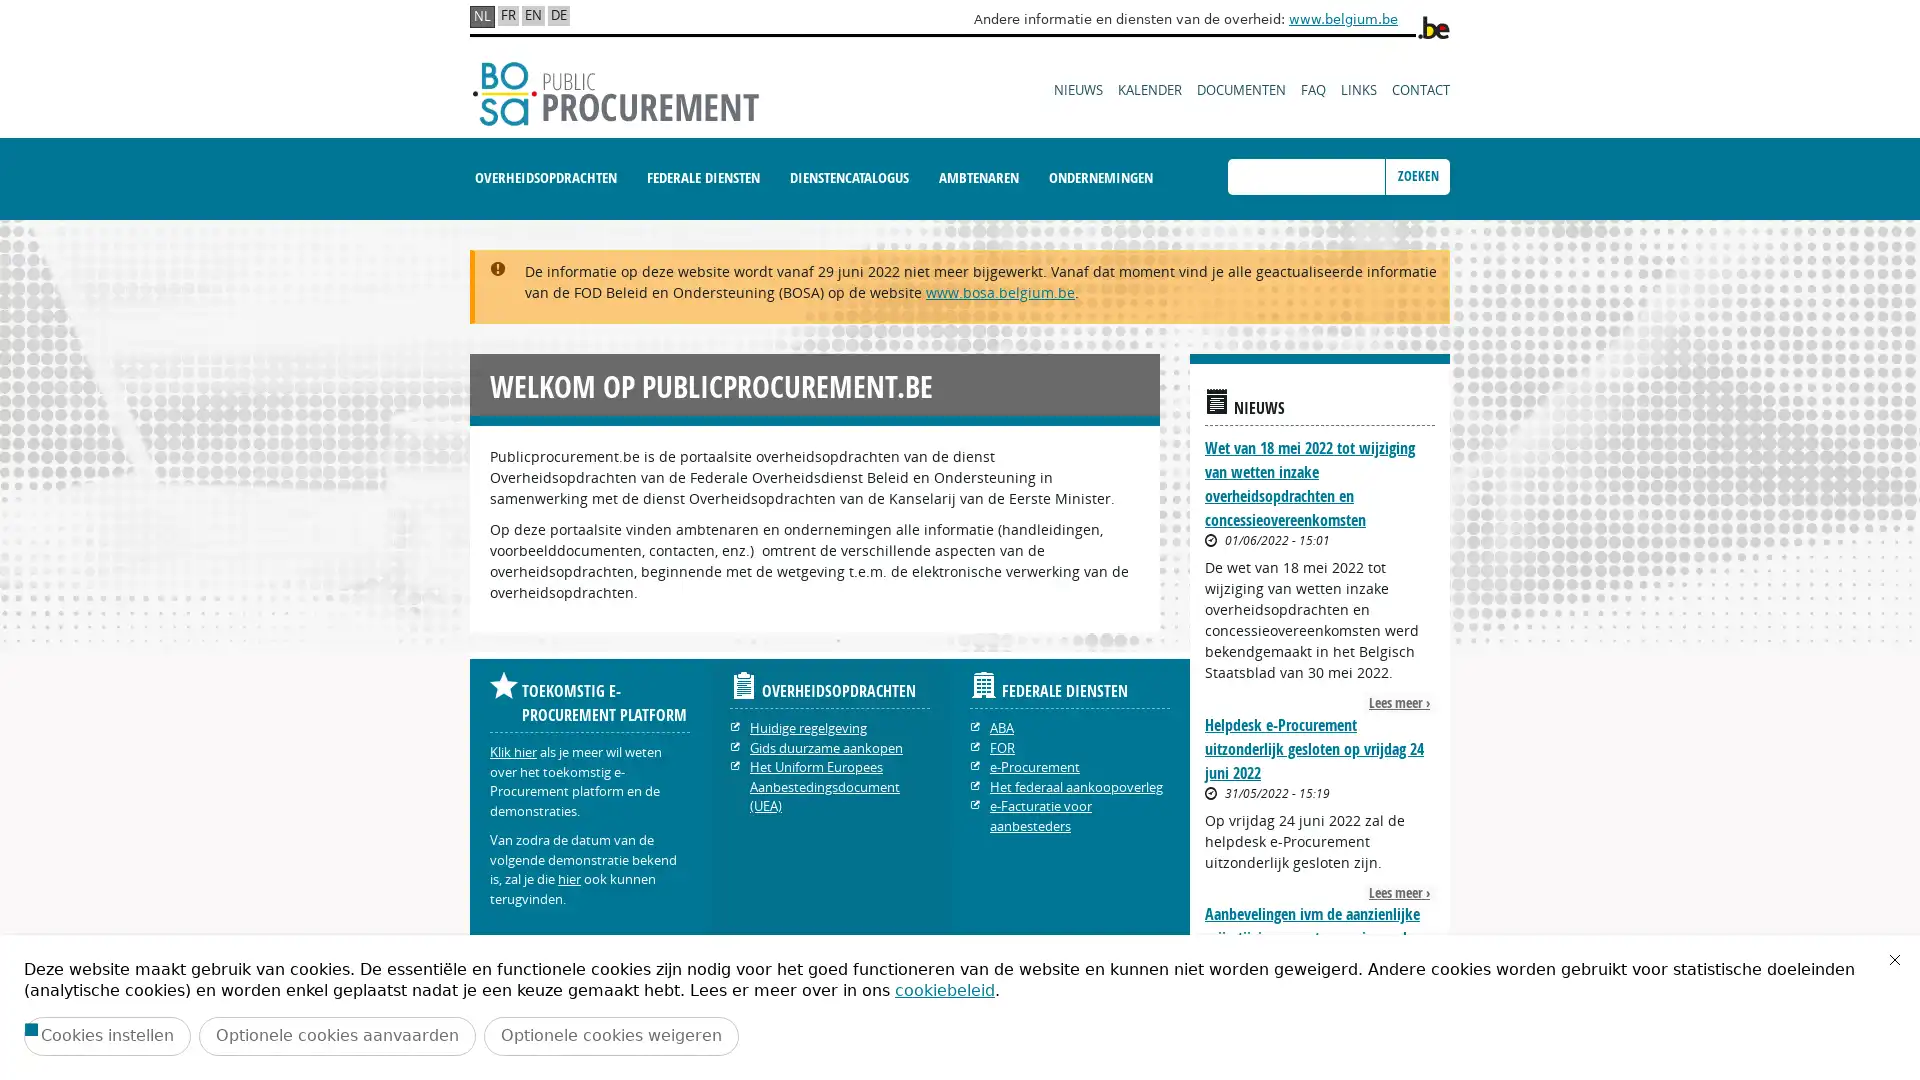 This screenshot has height=1080, width=1920. I want to click on Optionele cookies aanvaarden, so click(337, 1035).